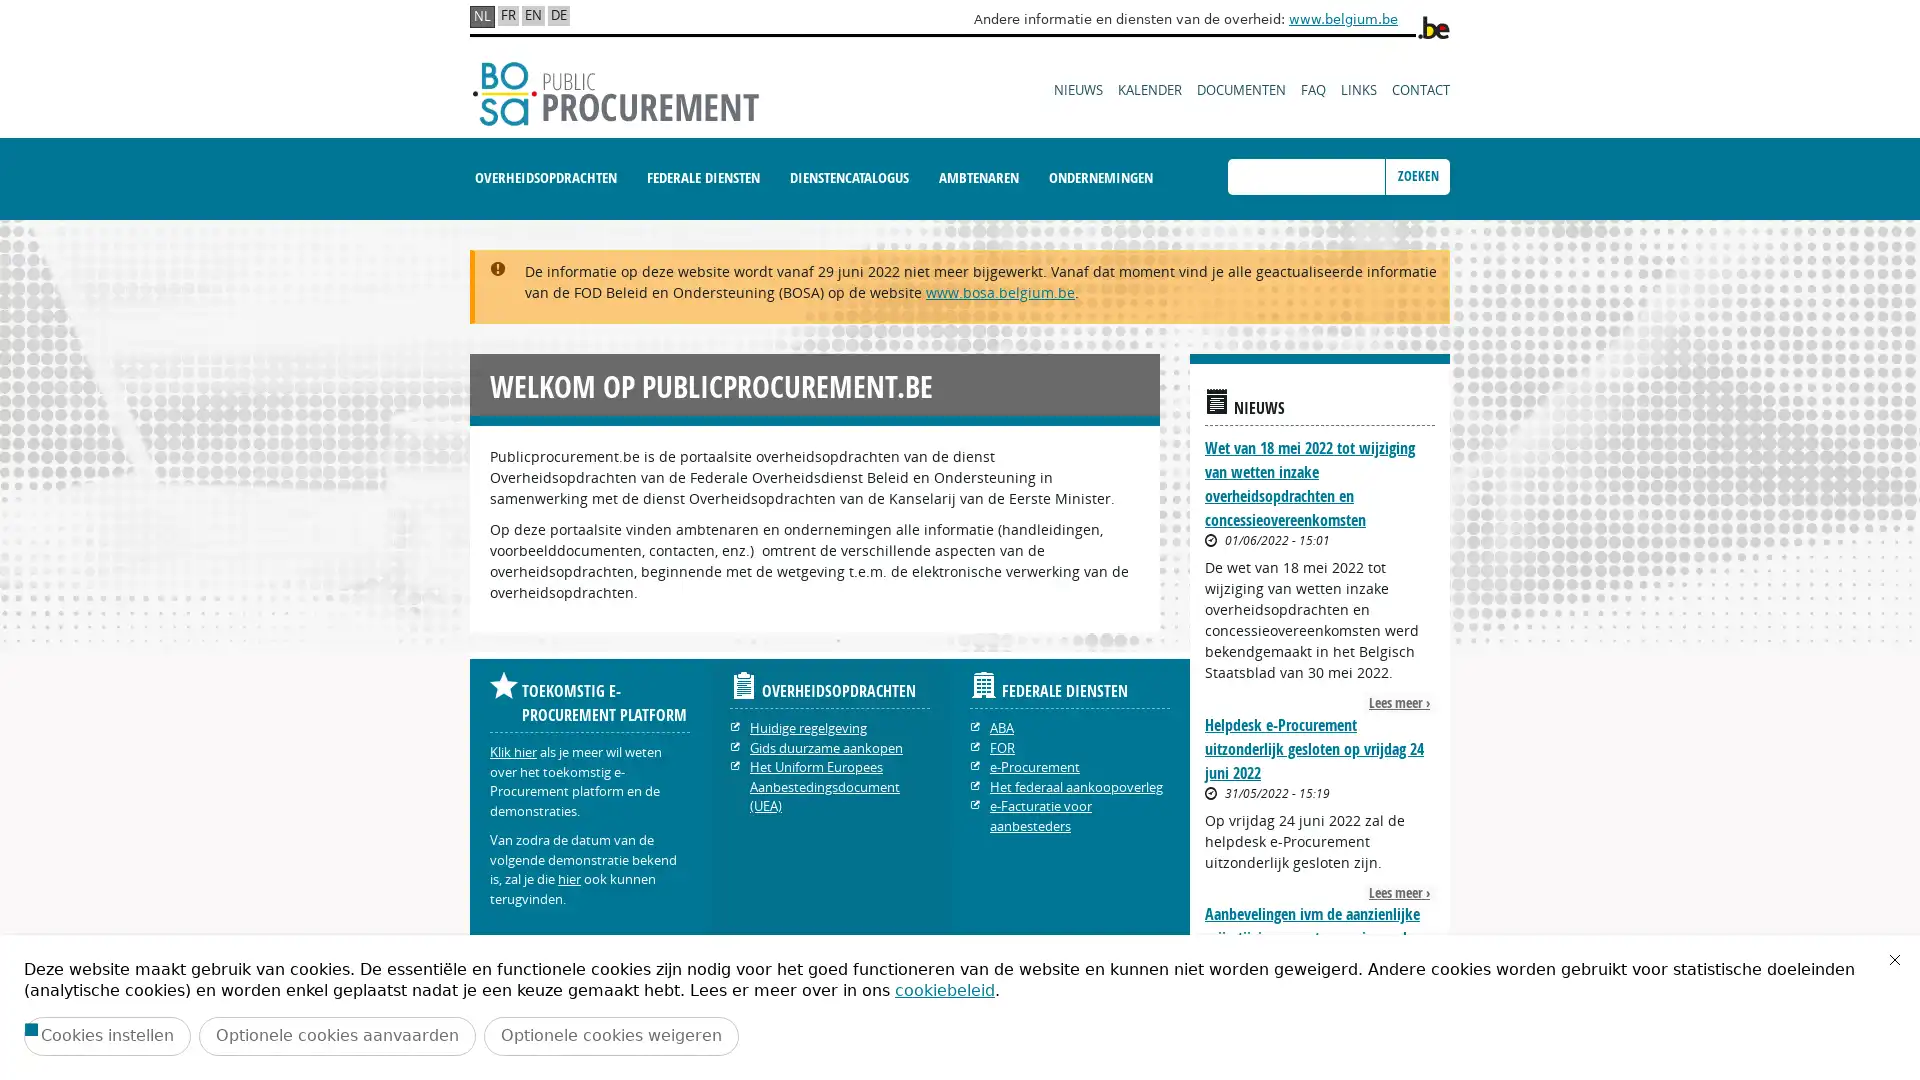 This screenshot has height=1080, width=1920. I want to click on Optionele cookies aanvaarden, so click(337, 1035).